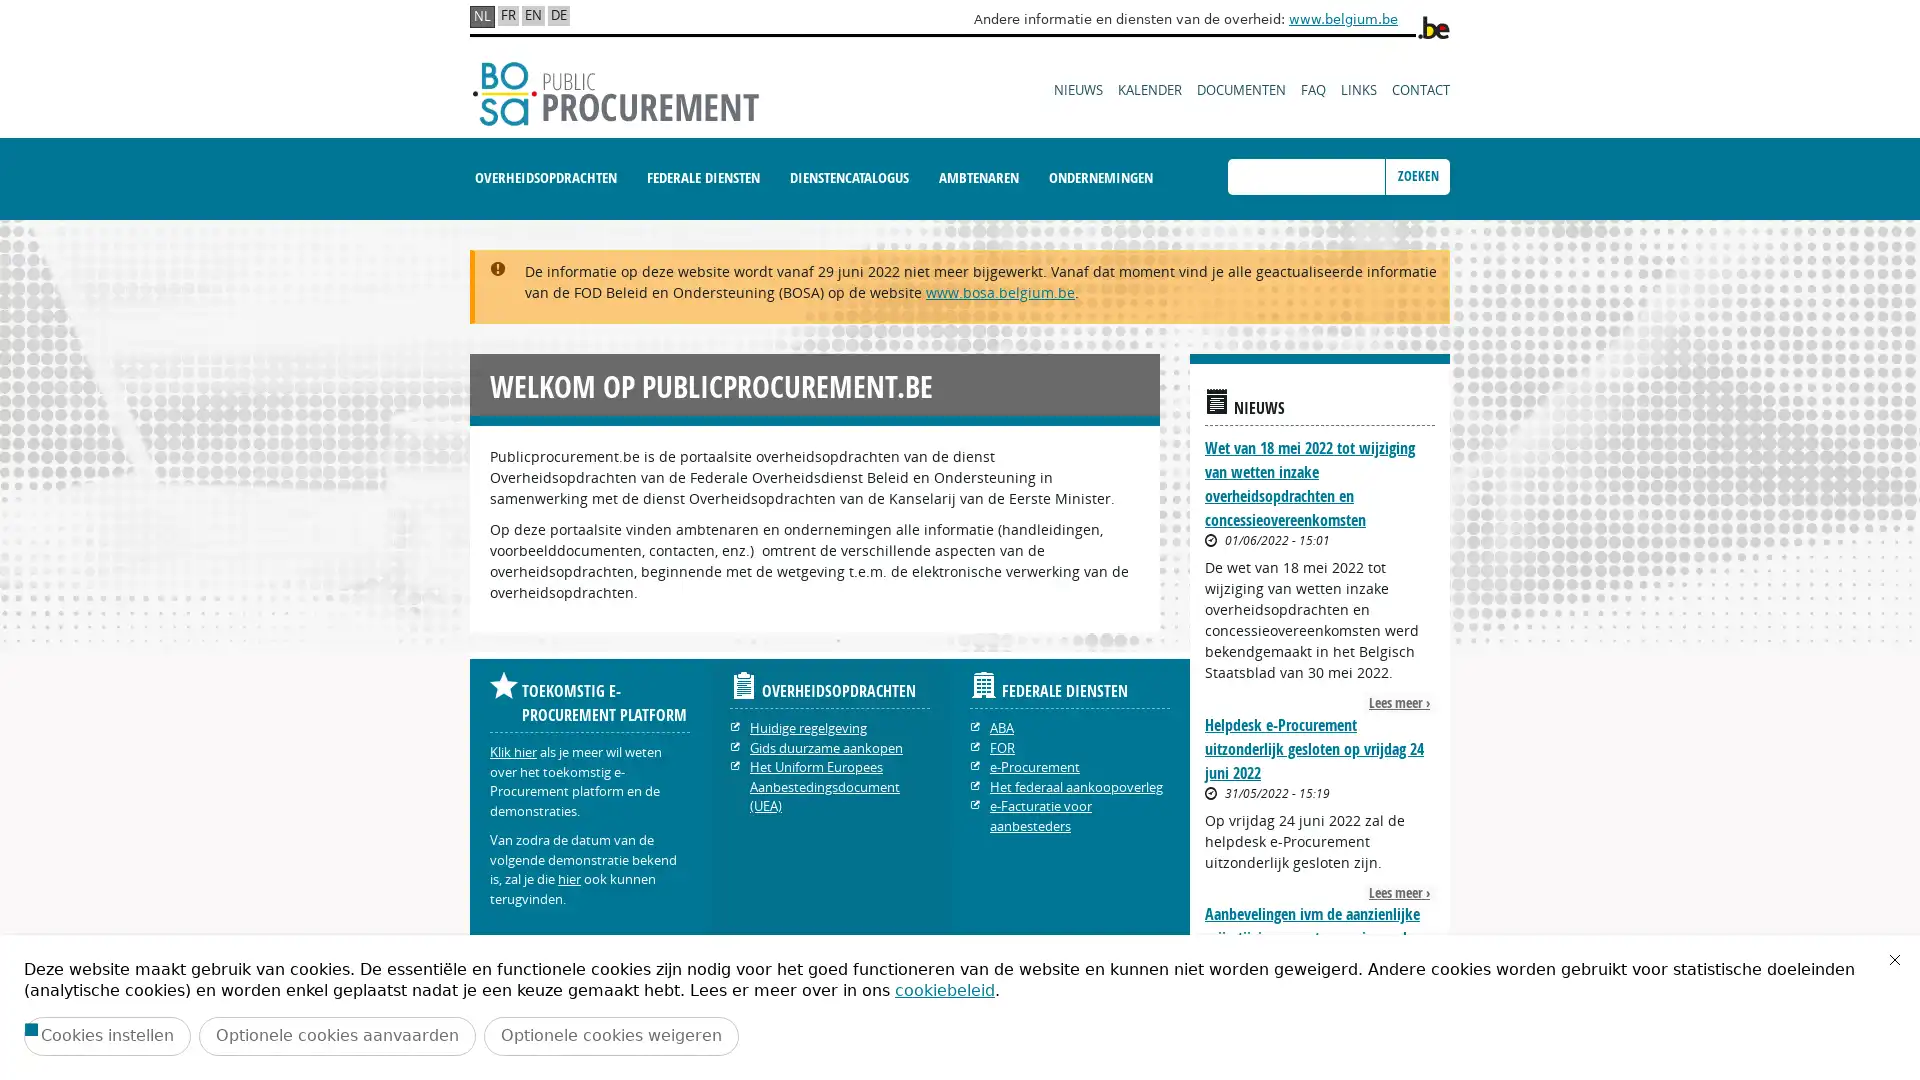 This screenshot has height=1080, width=1920. I want to click on Optionele cookies aanvaarden, so click(337, 1035).